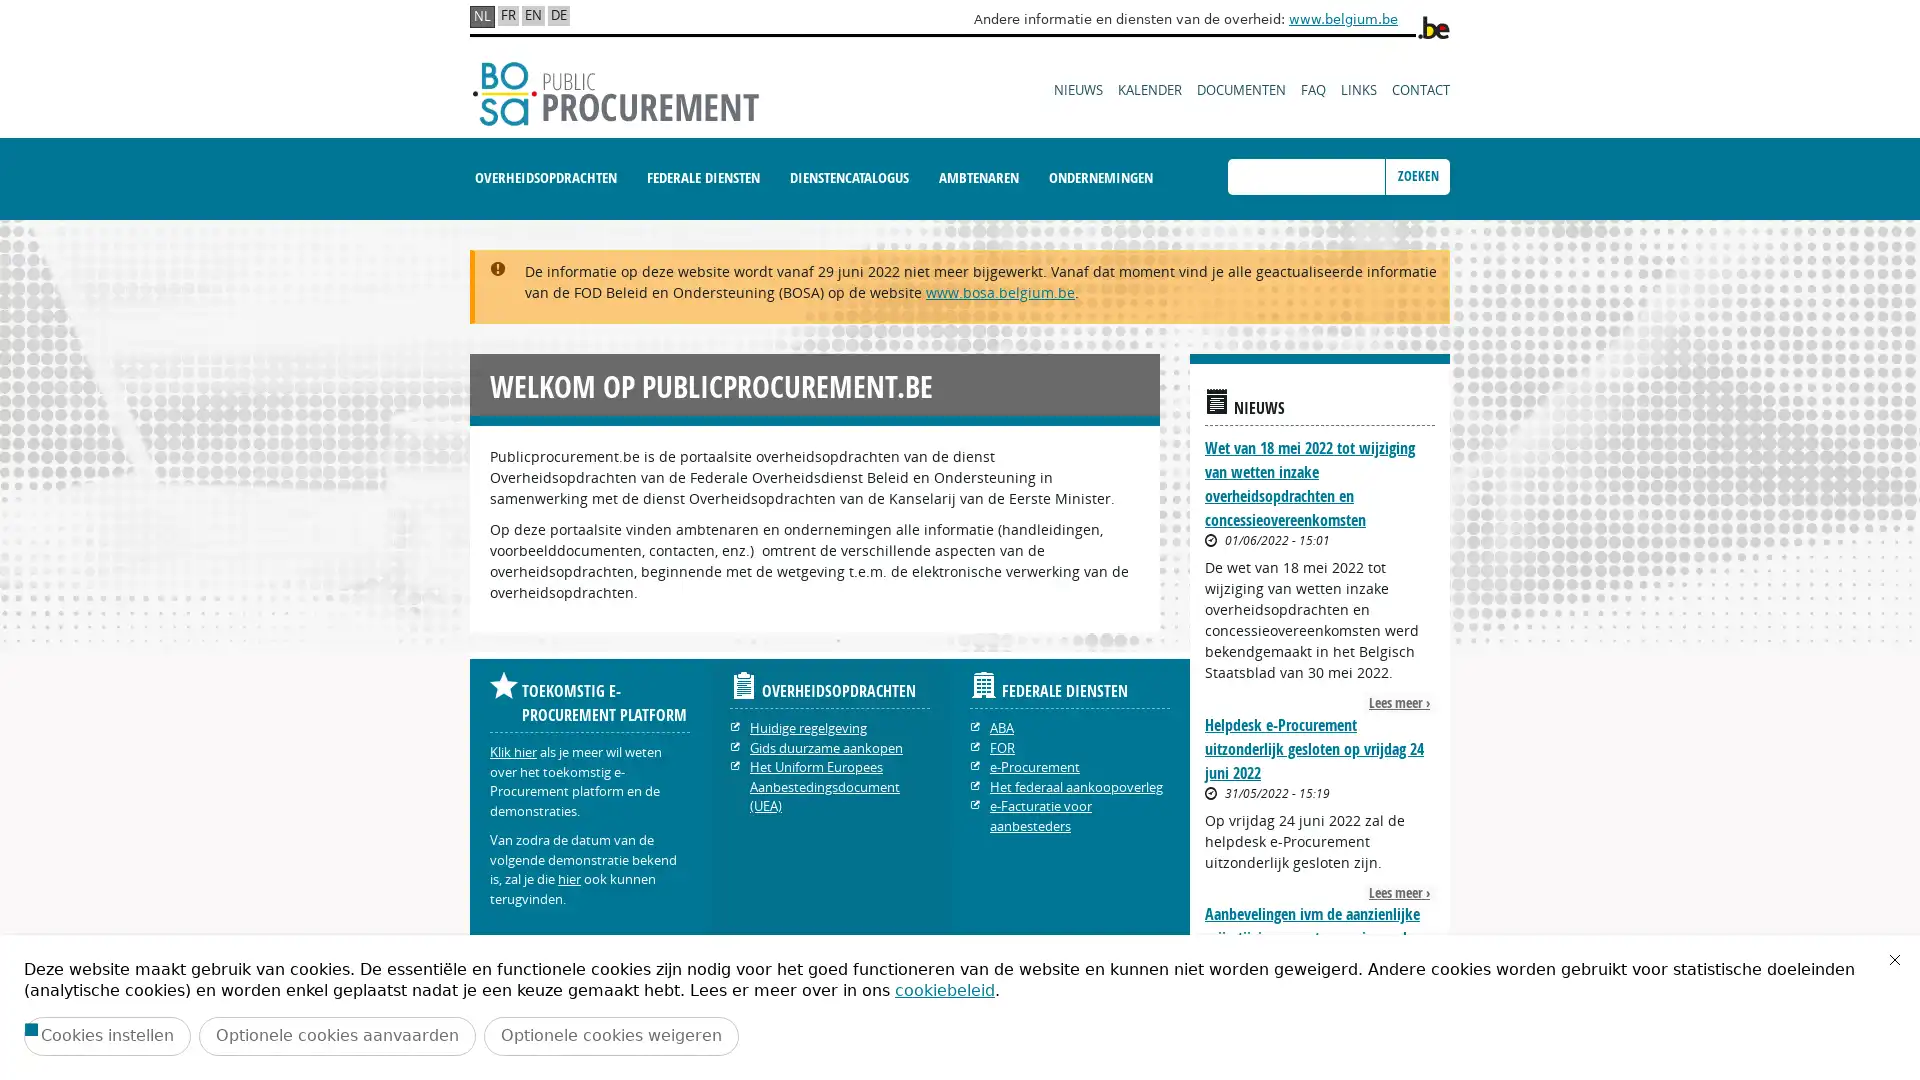 This screenshot has height=1080, width=1920. I want to click on Optionele cookies aanvaarden, so click(337, 1035).